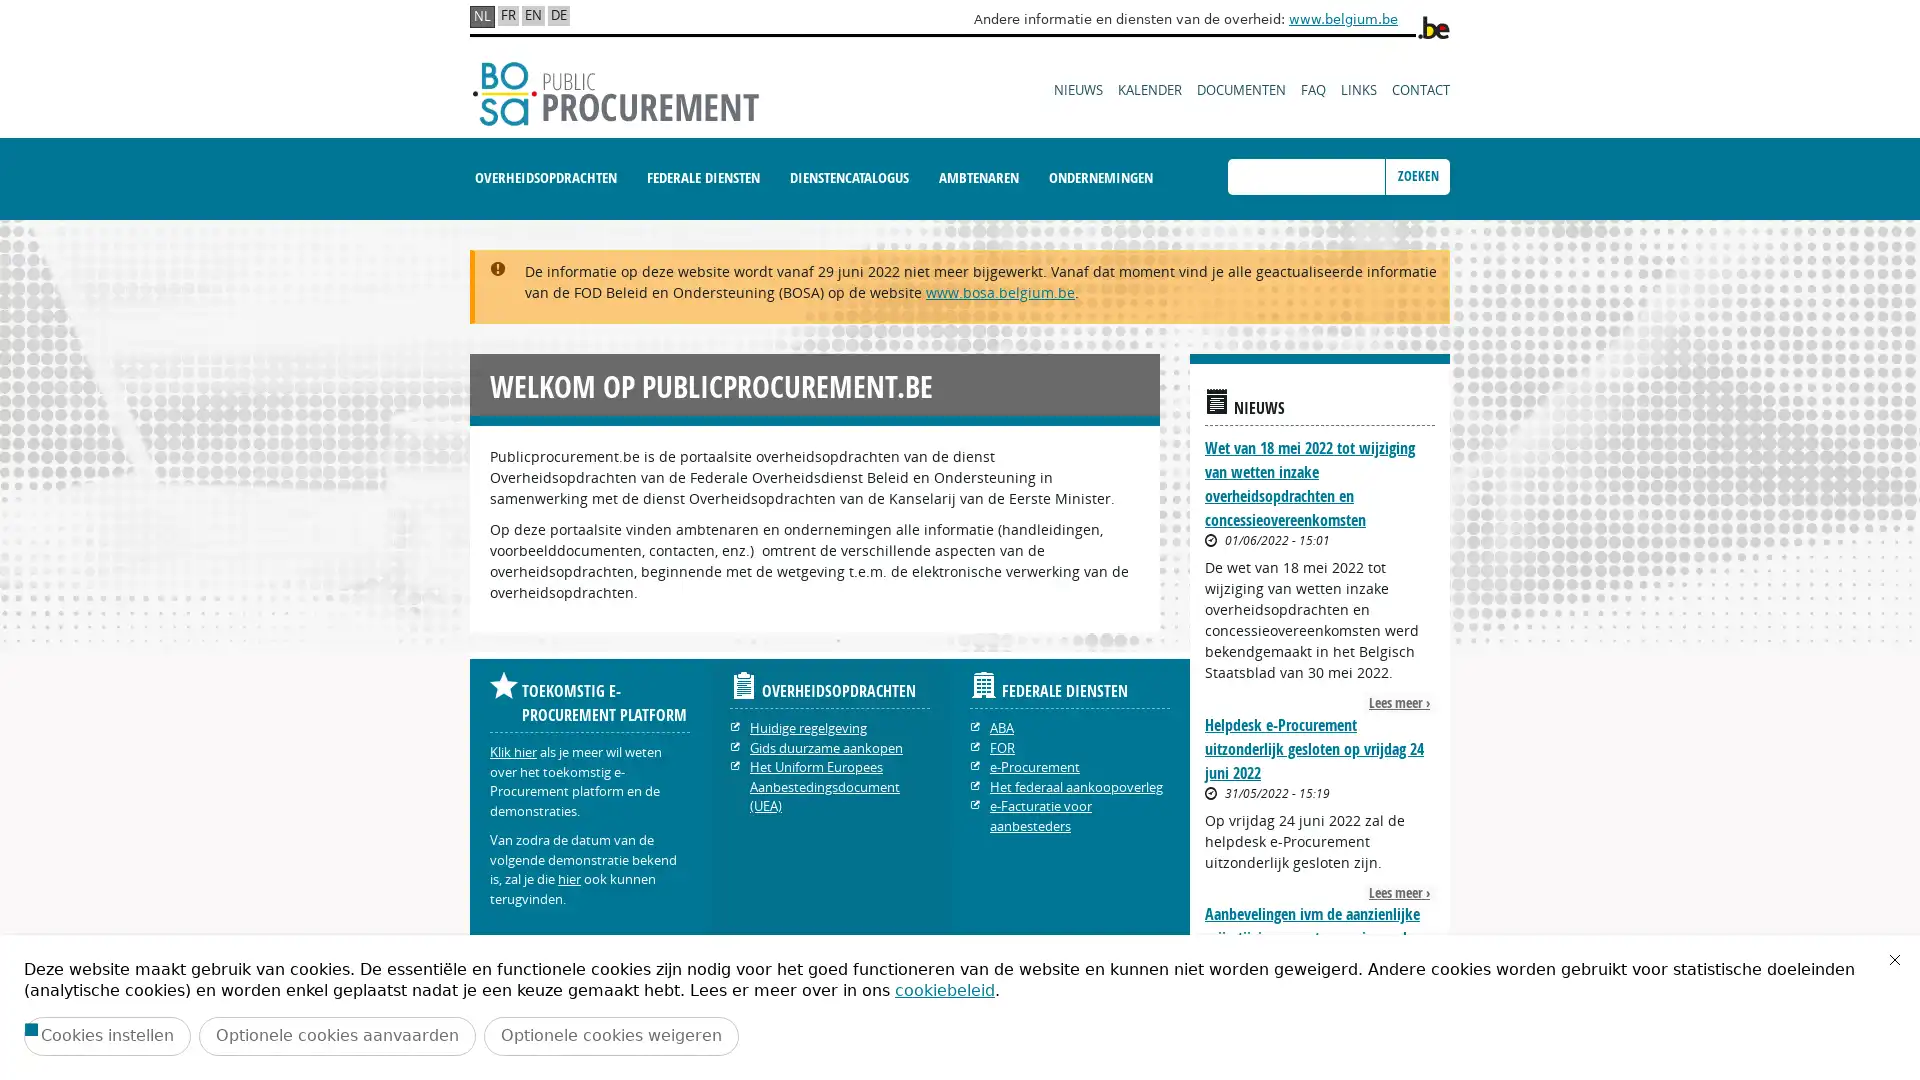 This screenshot has height=1080, width=1920. I want to click on Optionele cookies aanvaarden, so click(337, 1035).